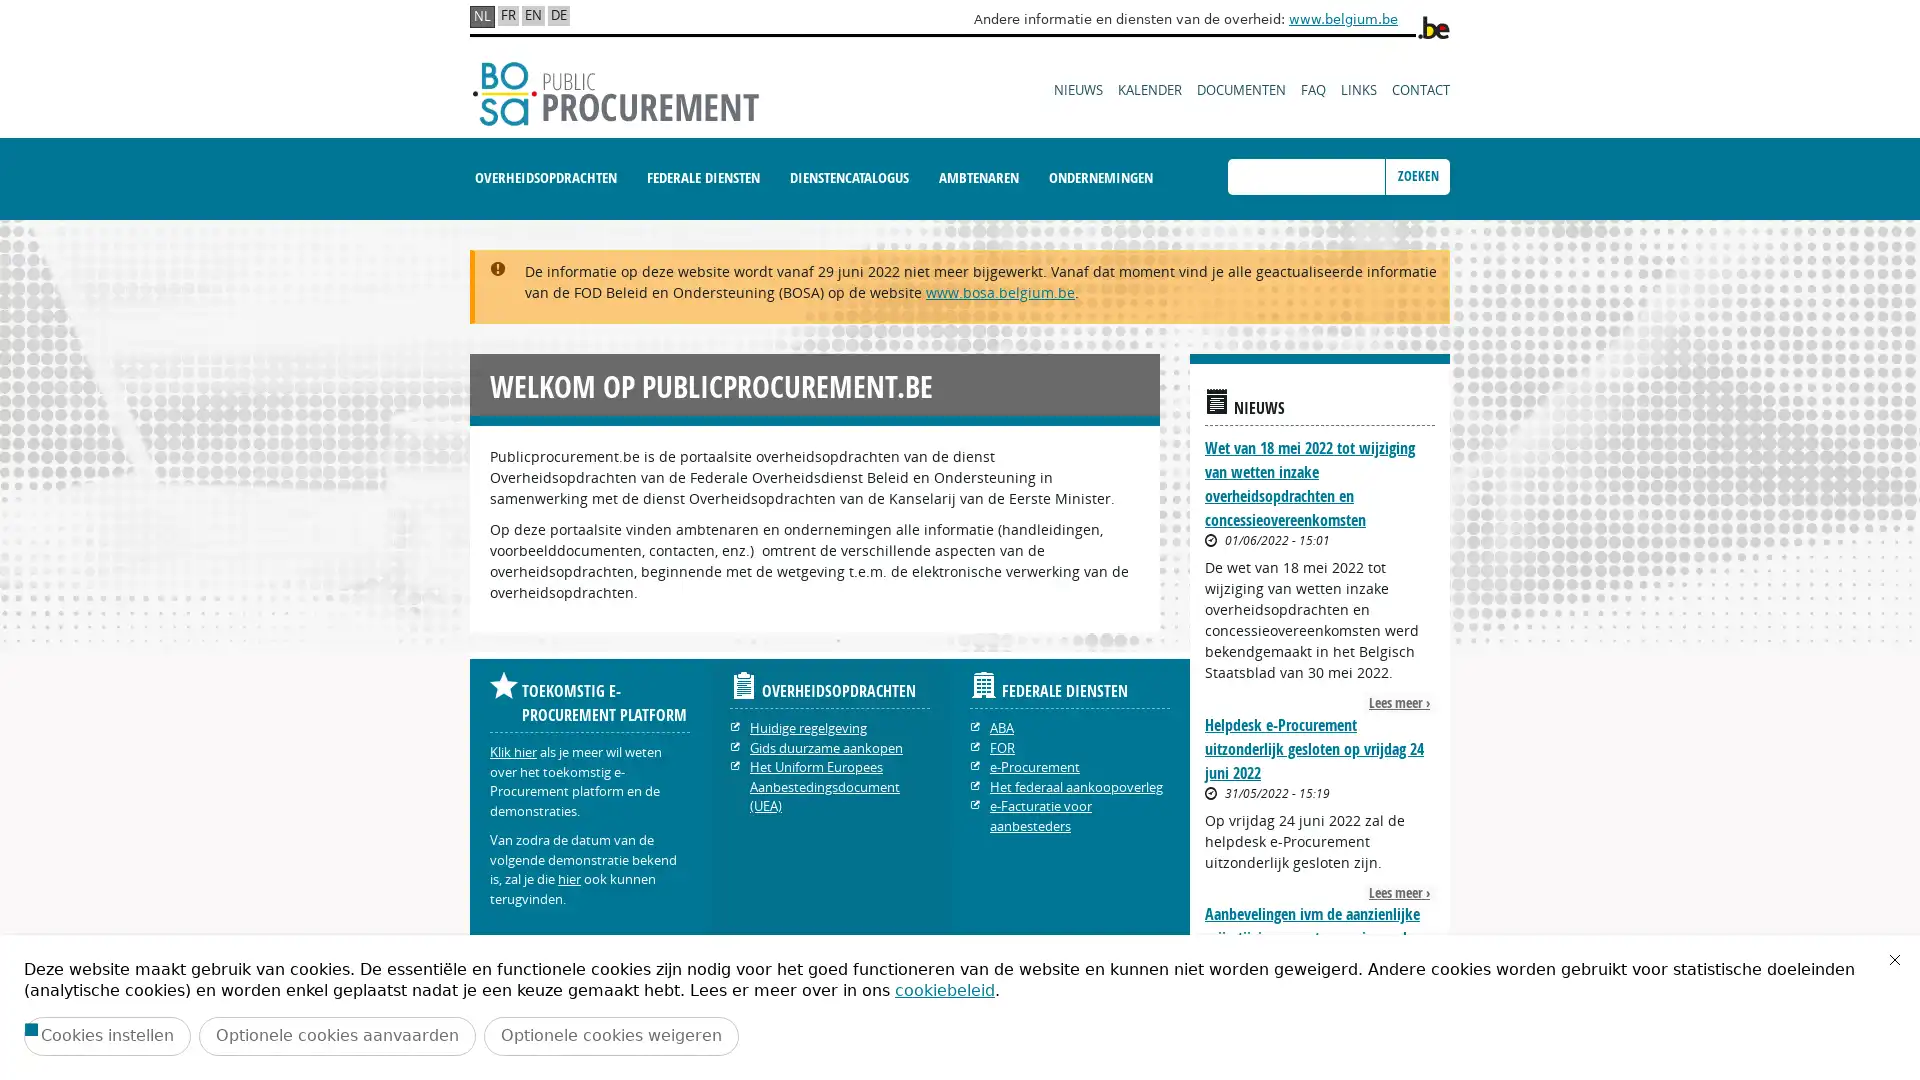 This screenshot has height=1080, width=1920. I want to click on Optionele cookies aanvaarden, so click(337, 1035).